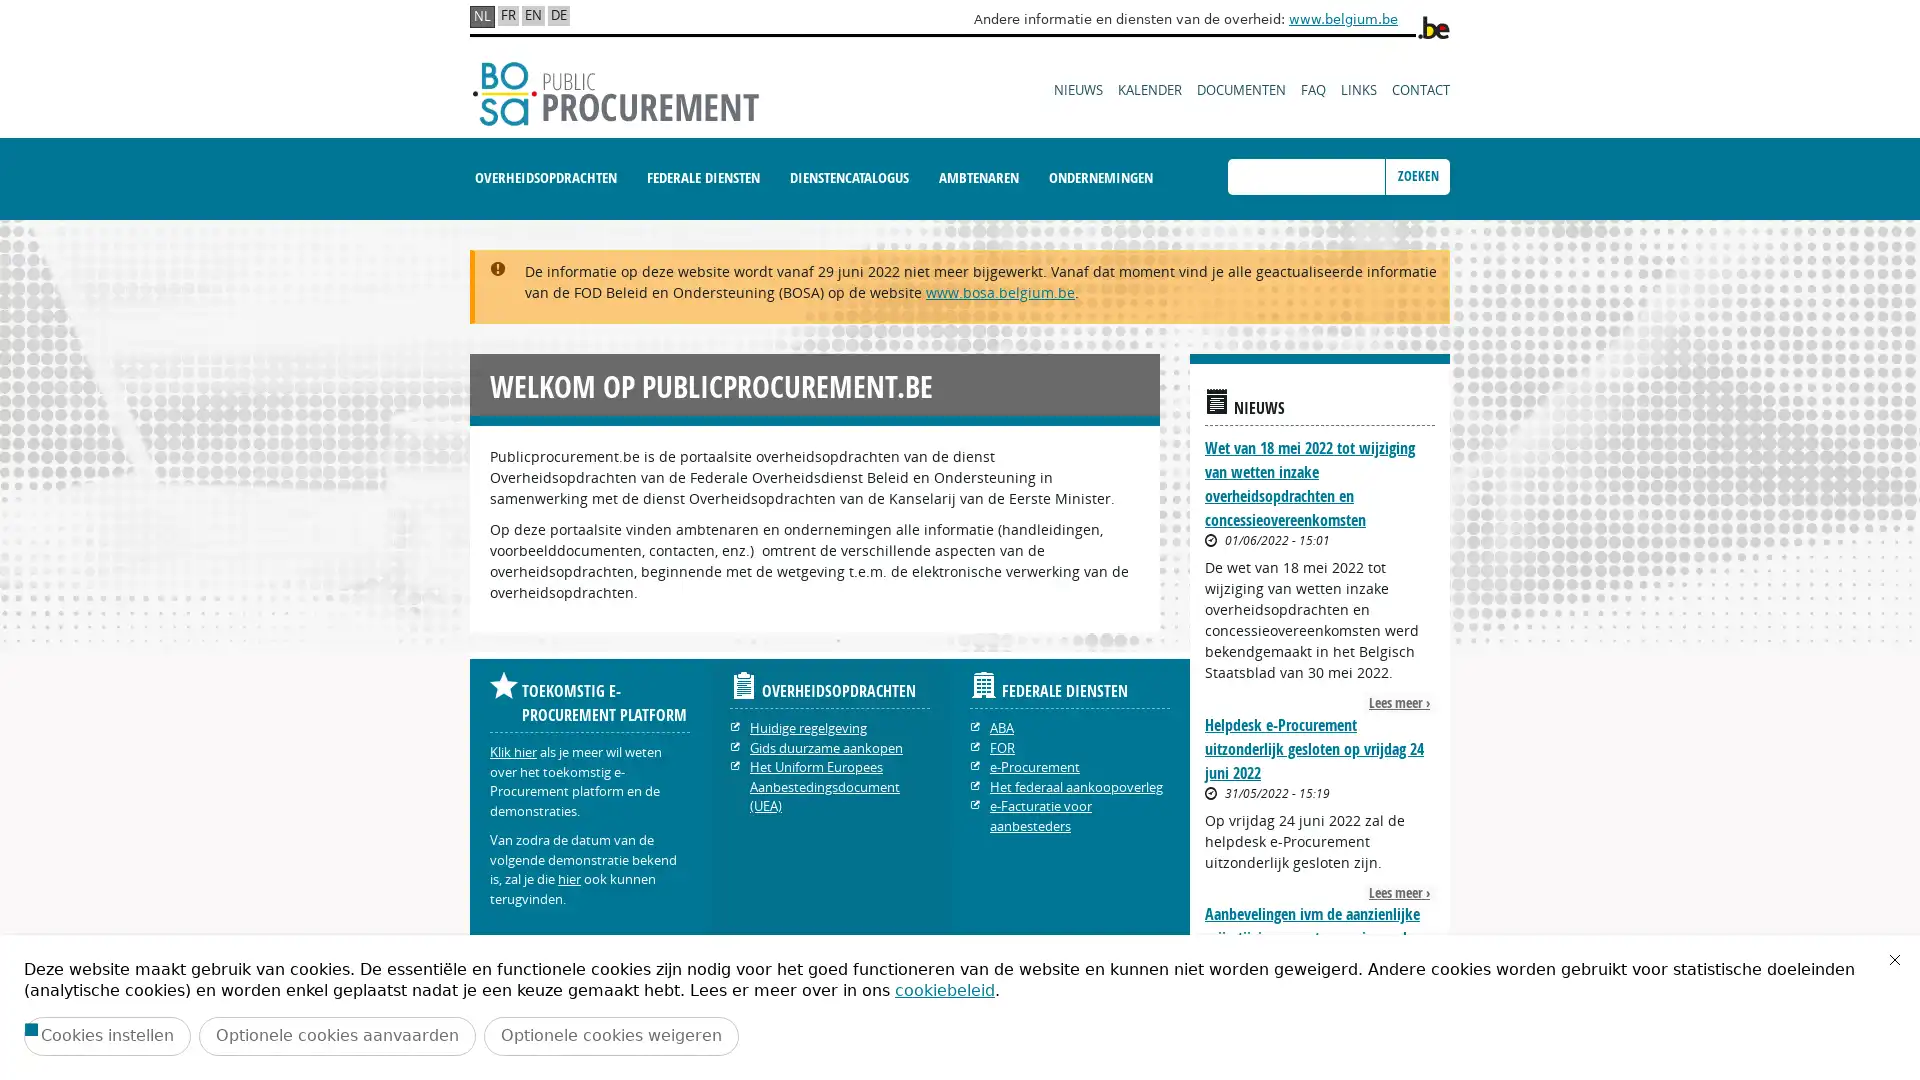 This screenshot has height=1080, width=1920. I want to click on Optionele cookies aanvaarden, so click(337, 1035).